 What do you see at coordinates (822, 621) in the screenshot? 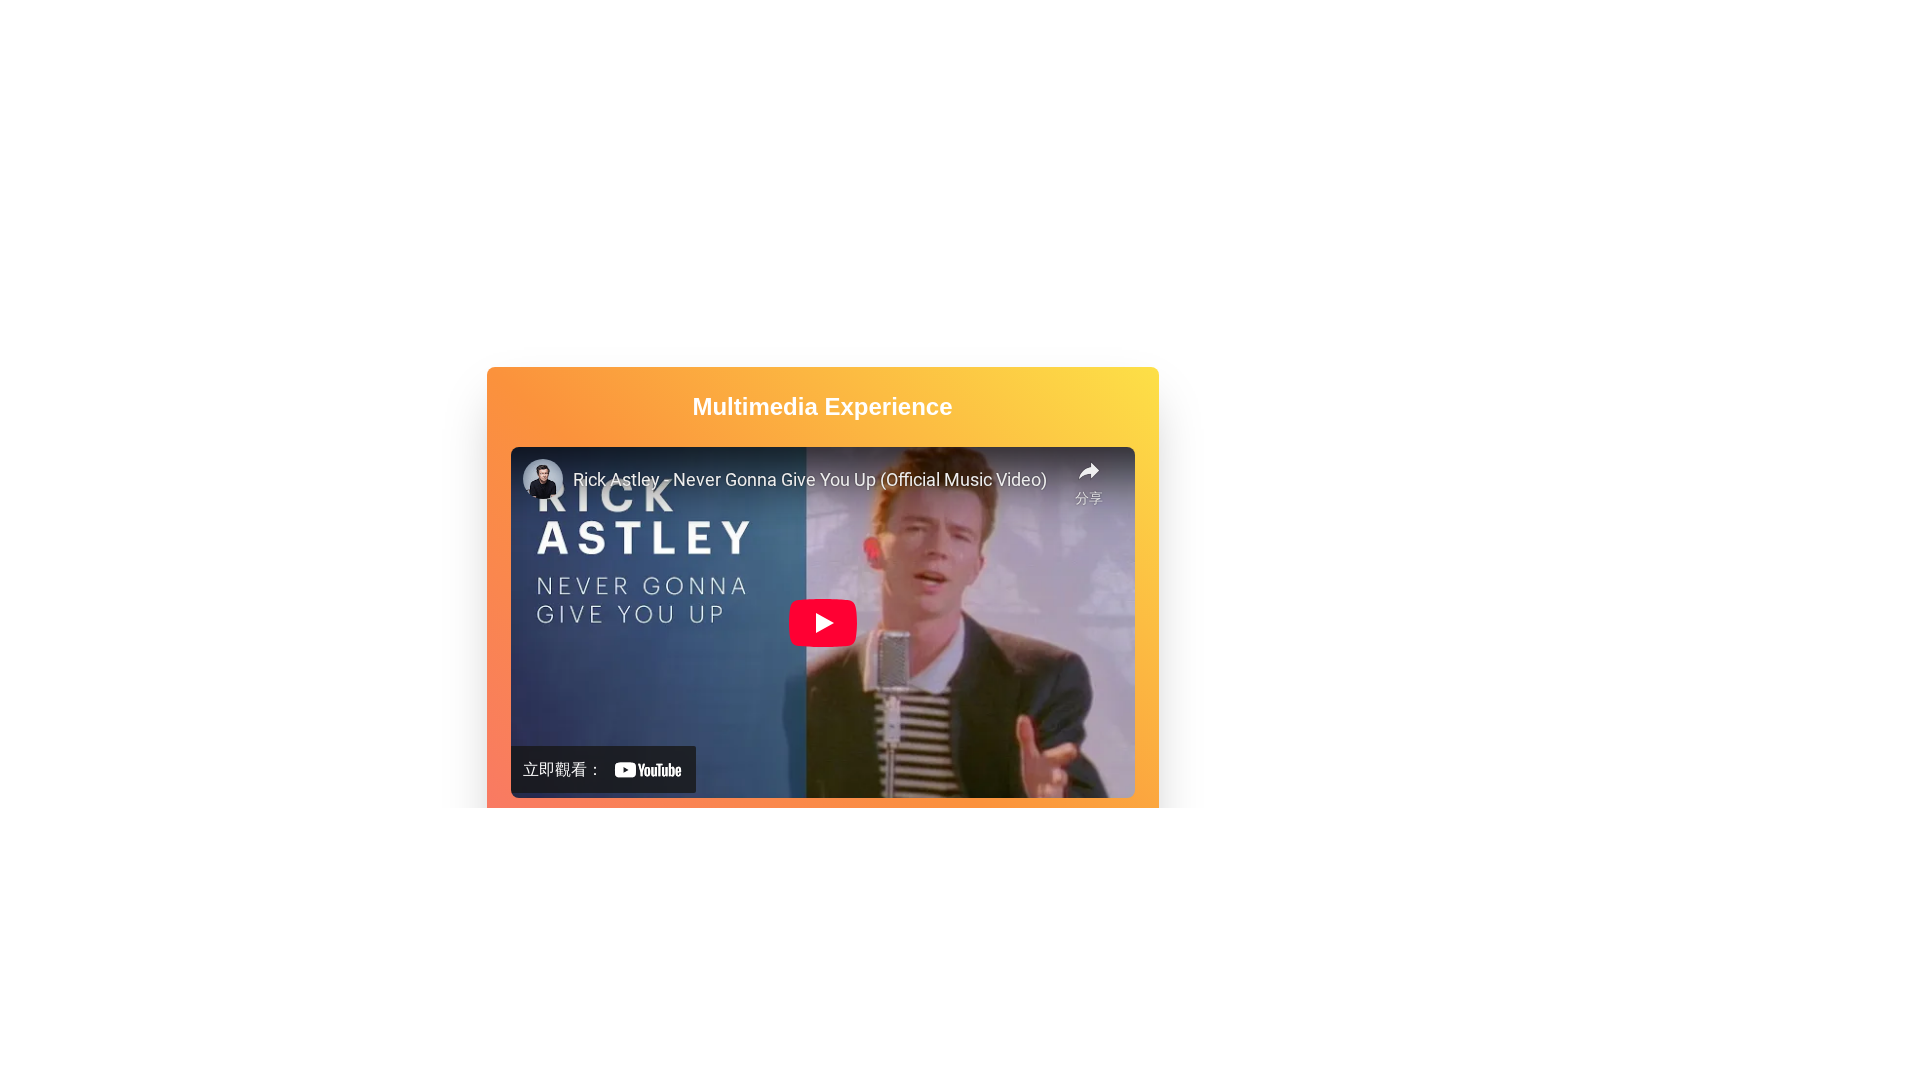
I see `the video iframe embedded within the multimedia card, located centrally below the title 'Multimedia Experience' and above the controls` at bounding box center [822, 621].